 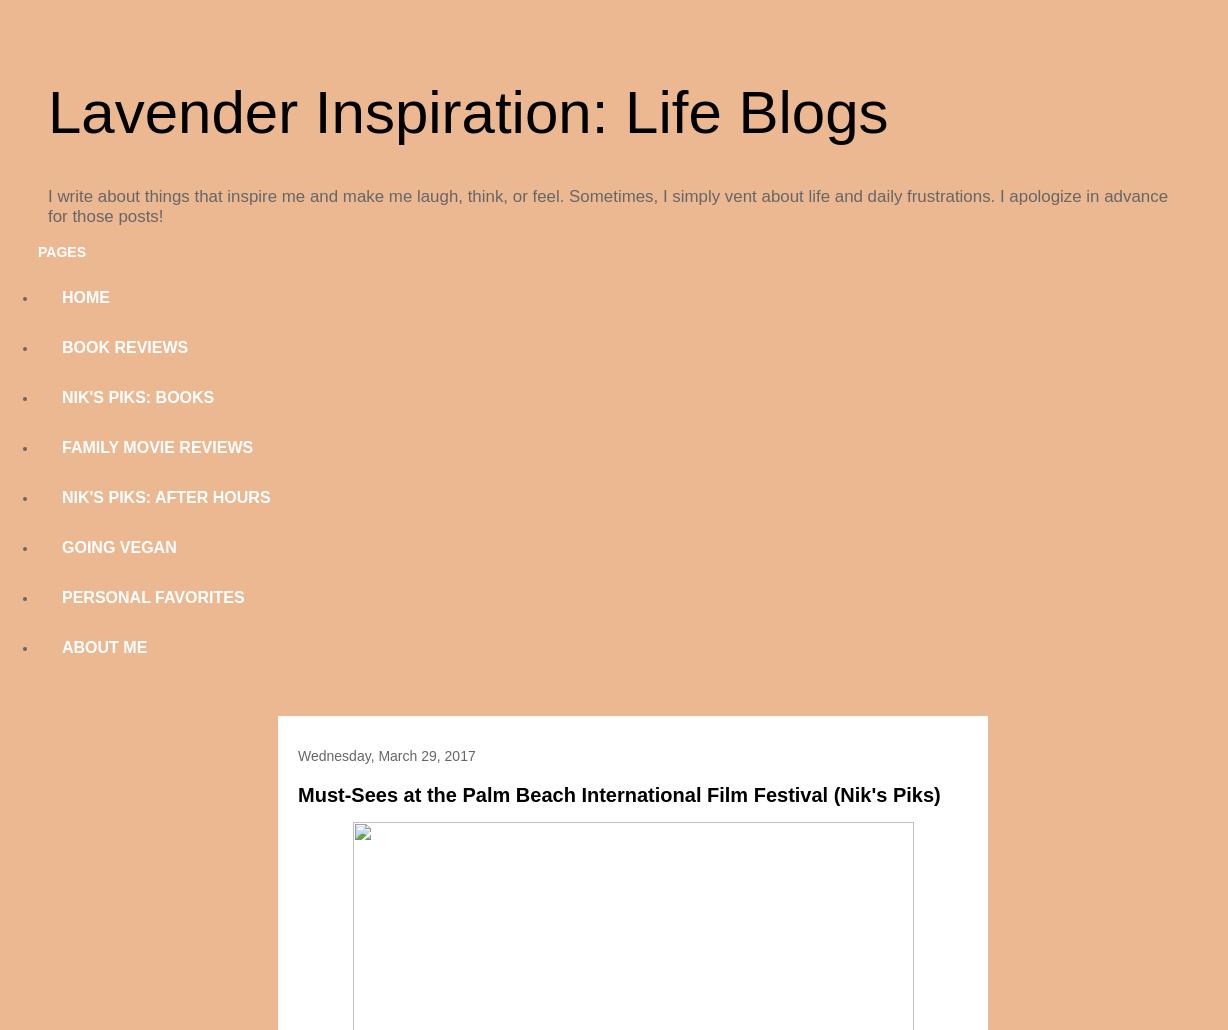 I want to click on 'HOME', so click(x=62, y=296).